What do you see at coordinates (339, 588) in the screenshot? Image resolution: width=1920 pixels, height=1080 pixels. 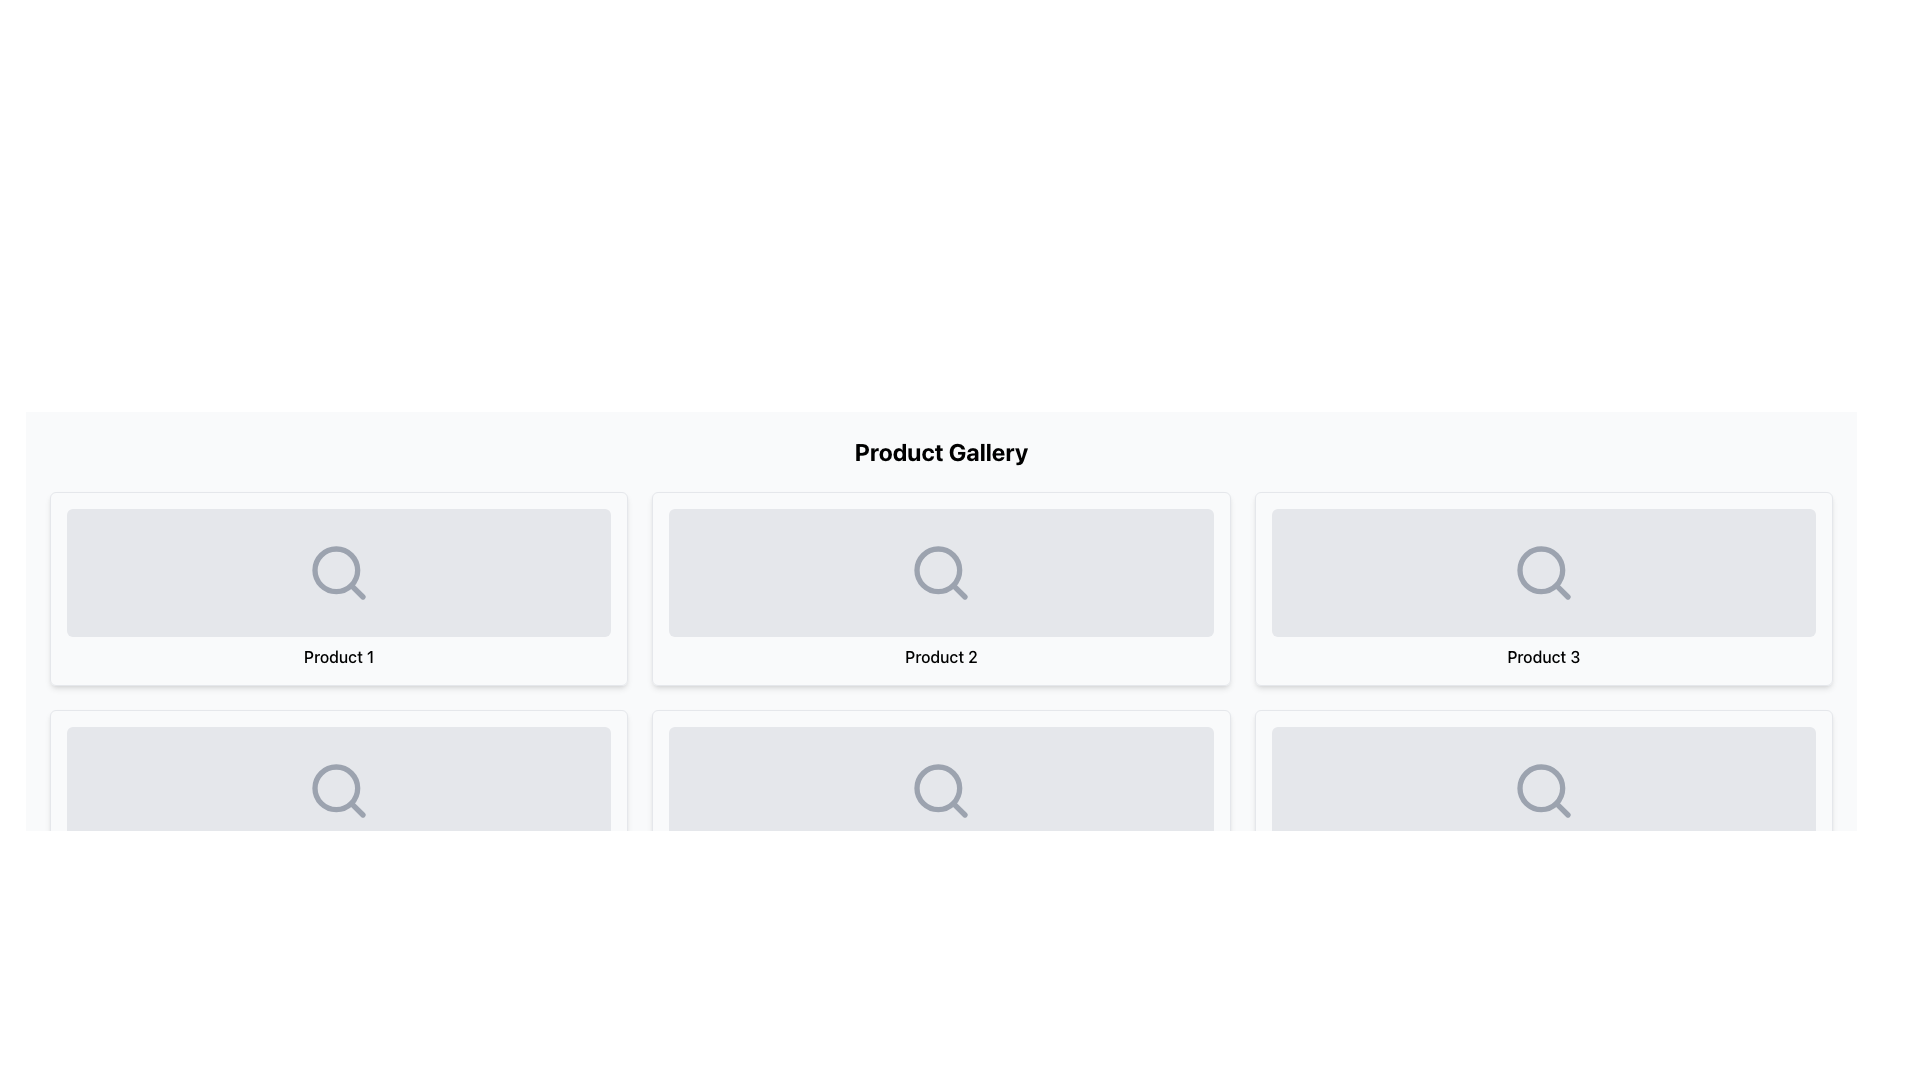 I see `the first card in the grid layout, which features a gray placeholder area with a magnifying glass icon and a text area labeled 'Product 1'` at bounding box center [339, 588].